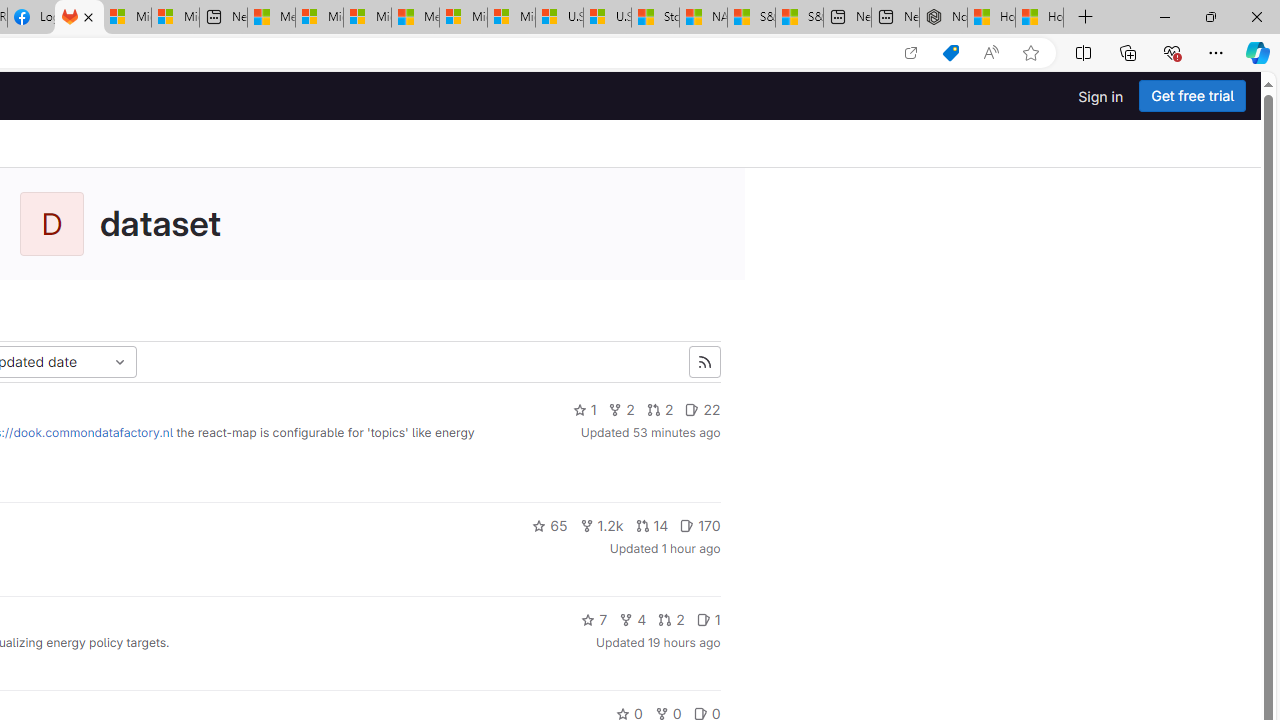 Image resolution: width=1280 pixels, height=720 pixels. Describe the element at coordinates (909, 52) in the screenshot. I see `'Open in app'` at that location.